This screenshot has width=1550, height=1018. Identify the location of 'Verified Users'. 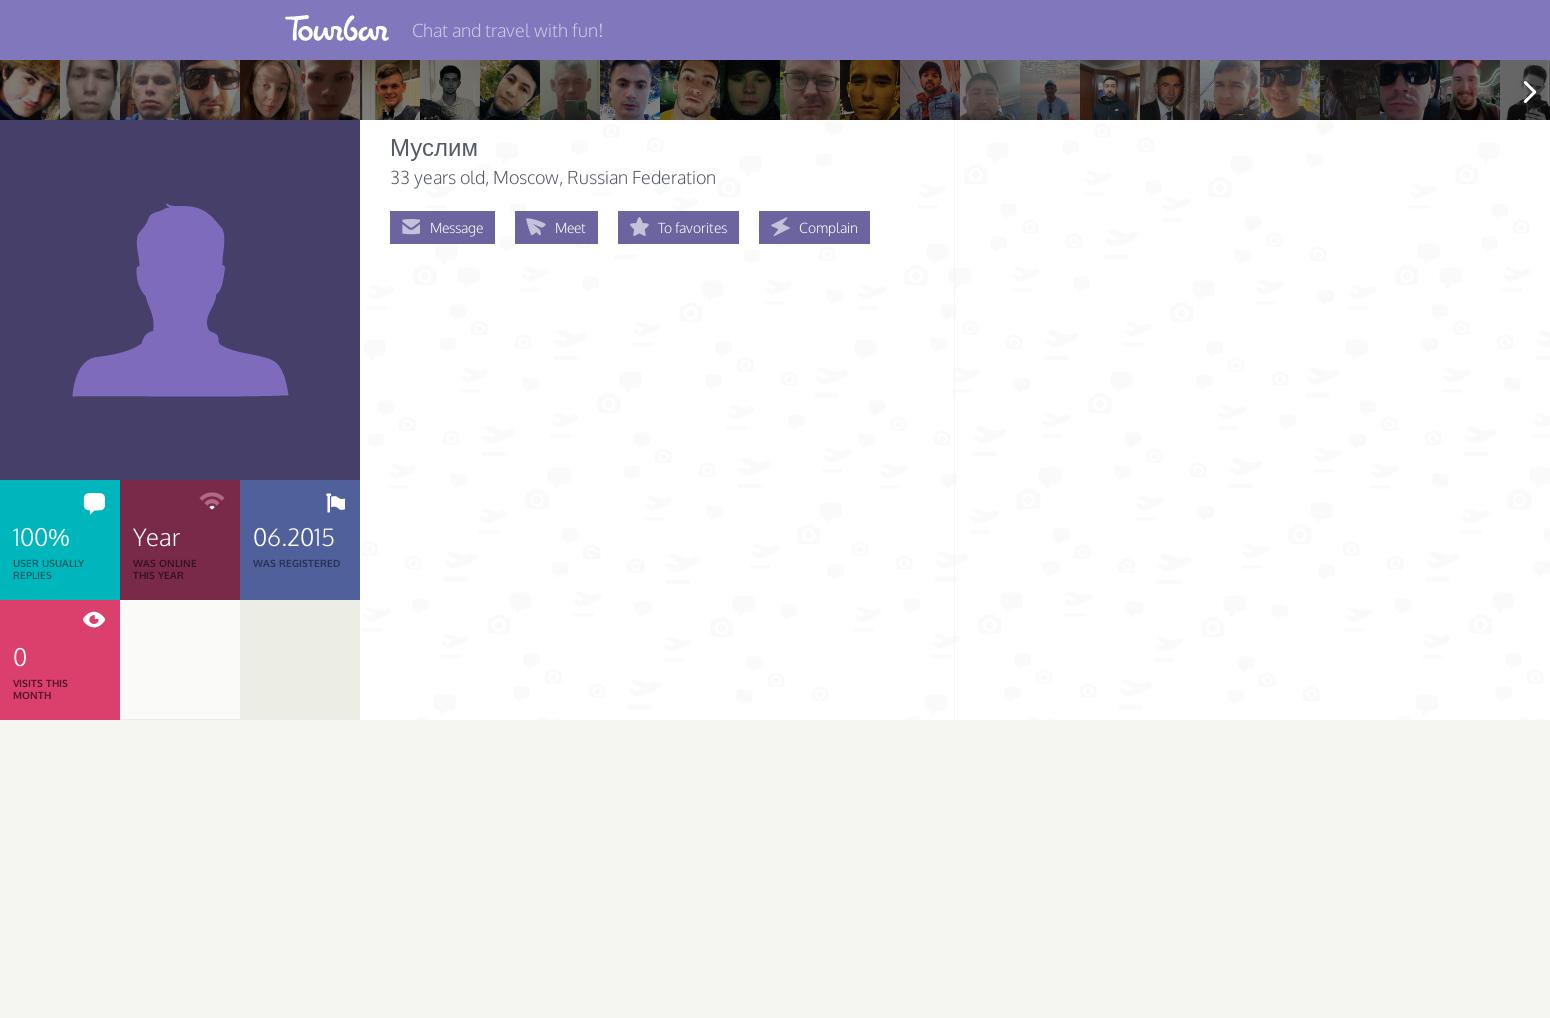
(18, 368).